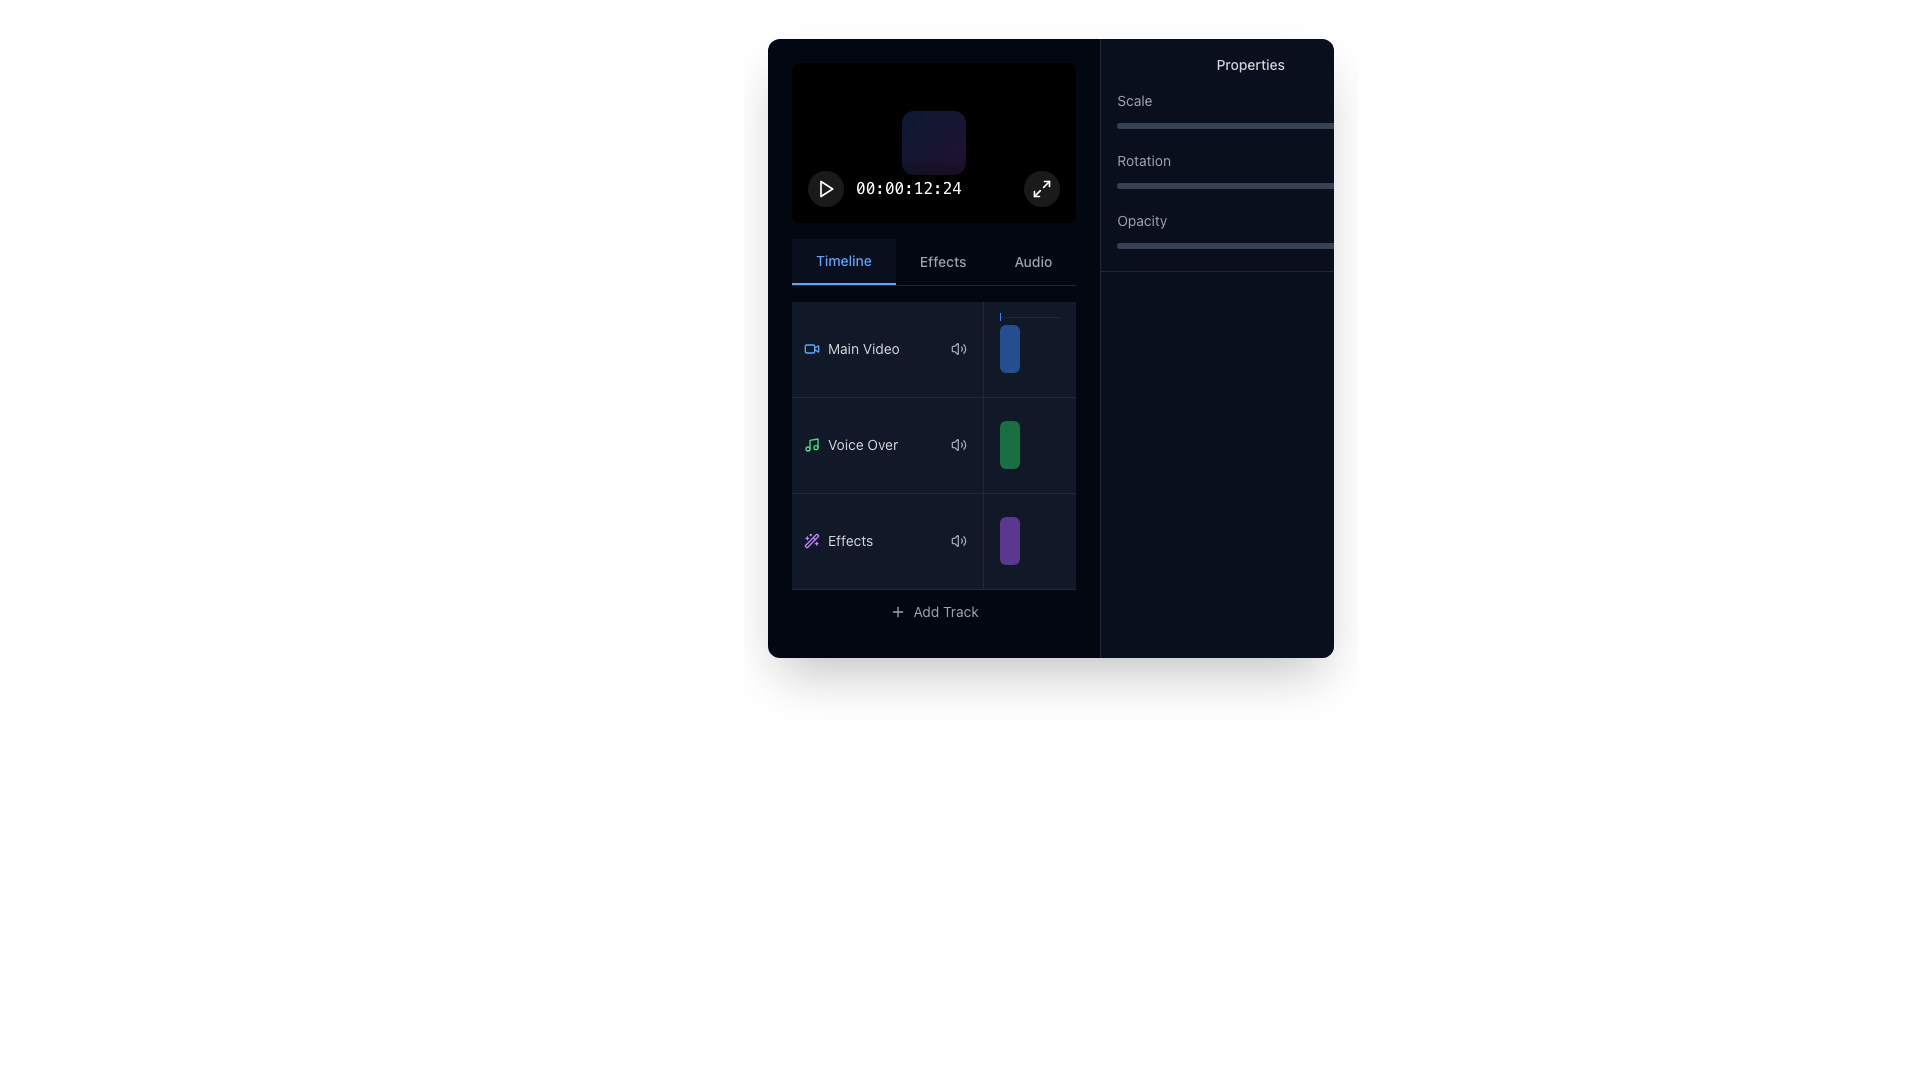 The width and height of the screenshot is (1920, 1080). I want to click on the text label located in the 'Properties' section to the left of the '100%' label, which serves as a descriptor for an adjustable property, so click(1134, 100).